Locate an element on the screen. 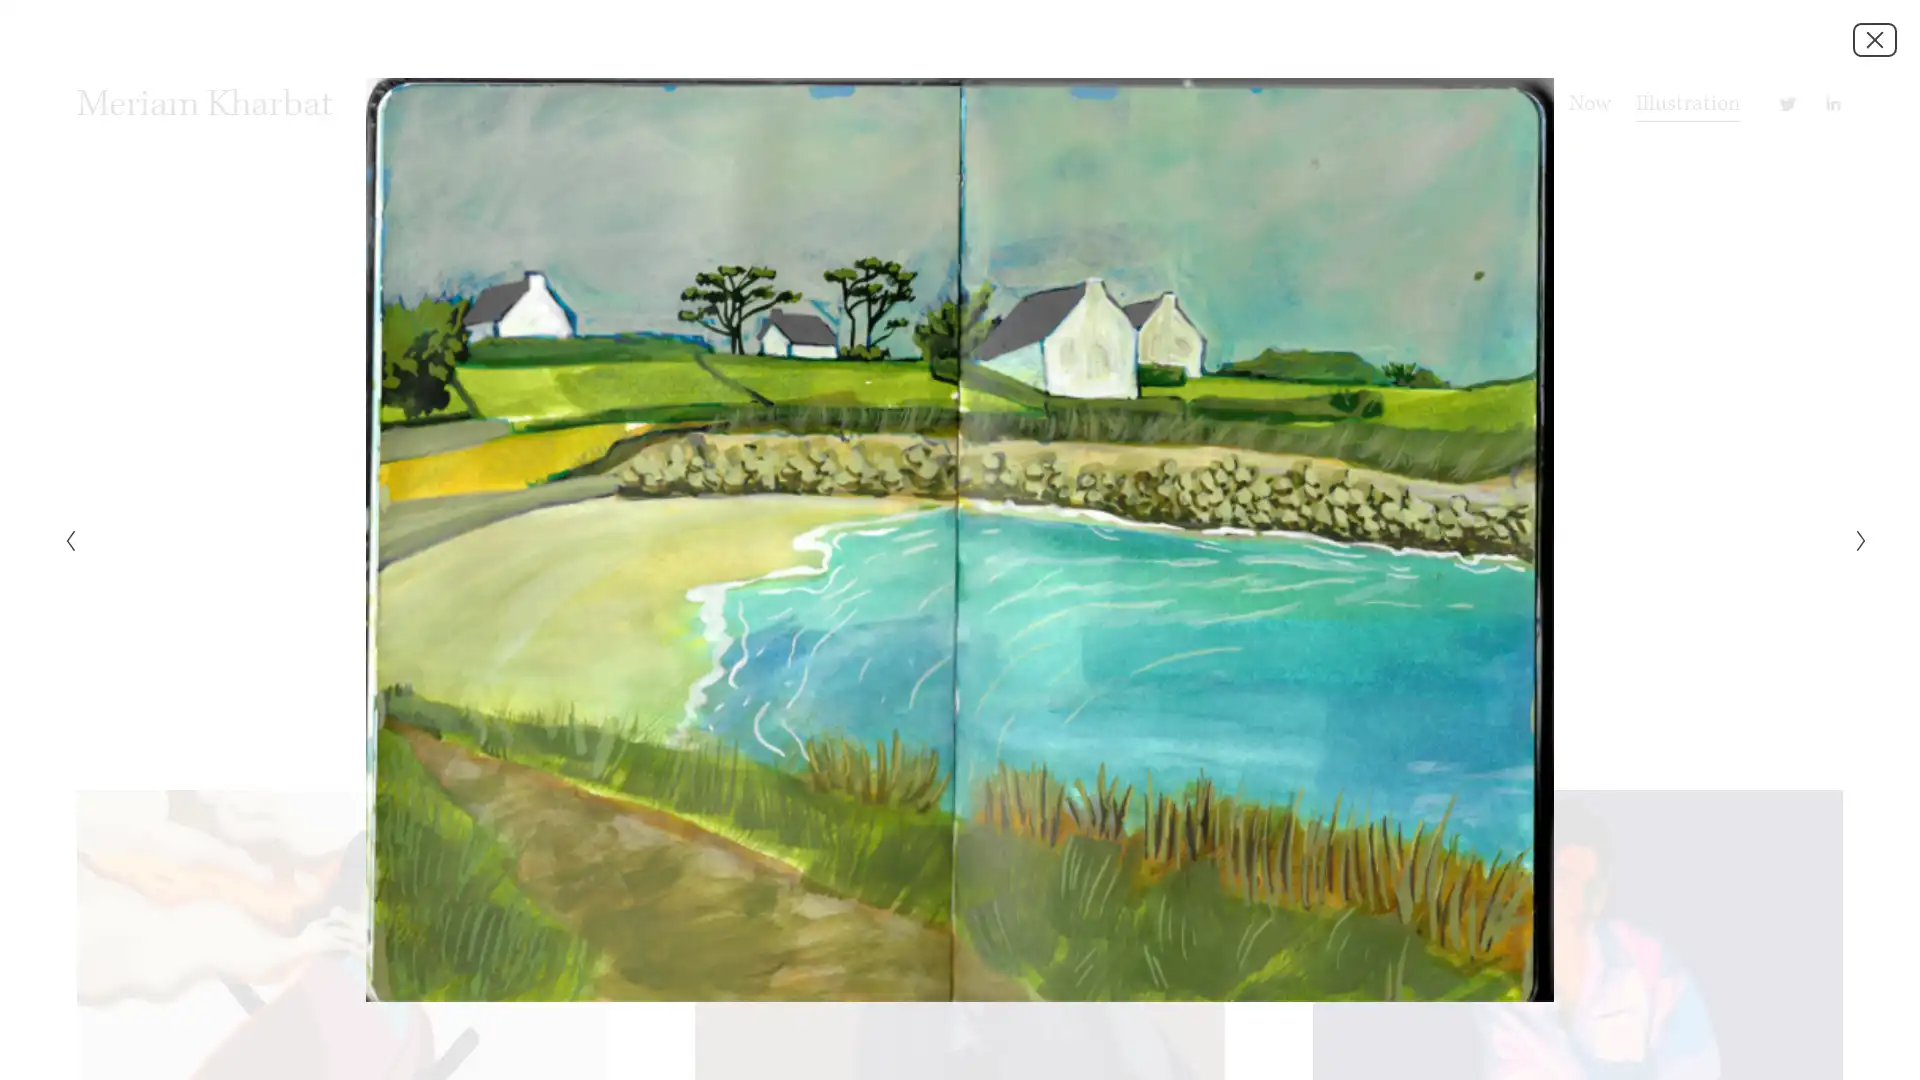 The height and width of the screenshot is (1080, 1920). Close is located at coordinates (1874, 38).